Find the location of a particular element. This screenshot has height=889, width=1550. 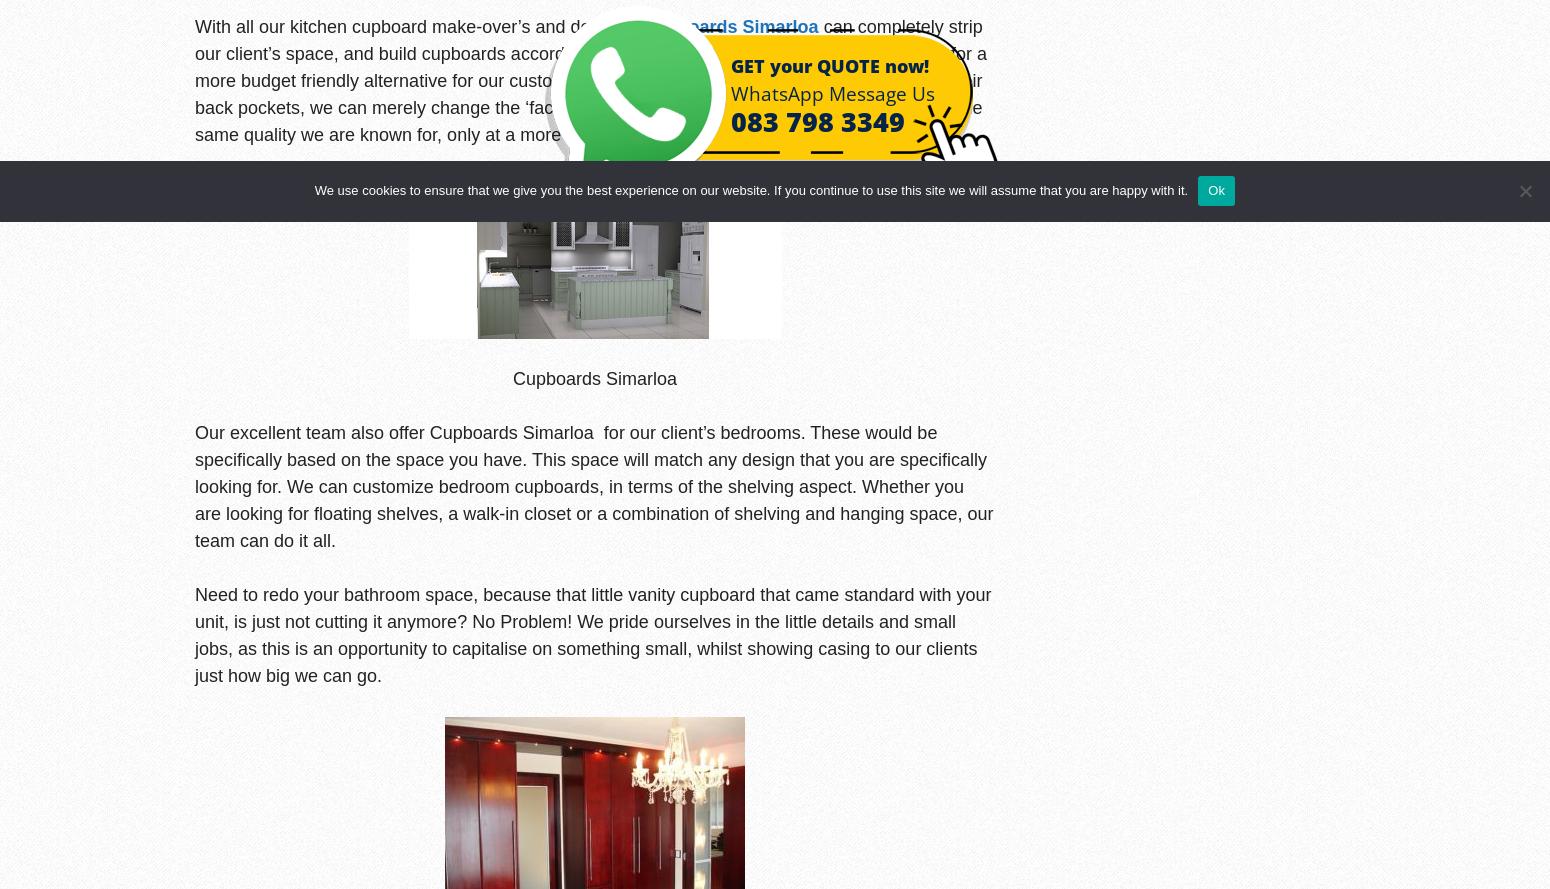

'With all our kitchen cupboard make-over’s and designs,' is located at coordinates (418, 25).